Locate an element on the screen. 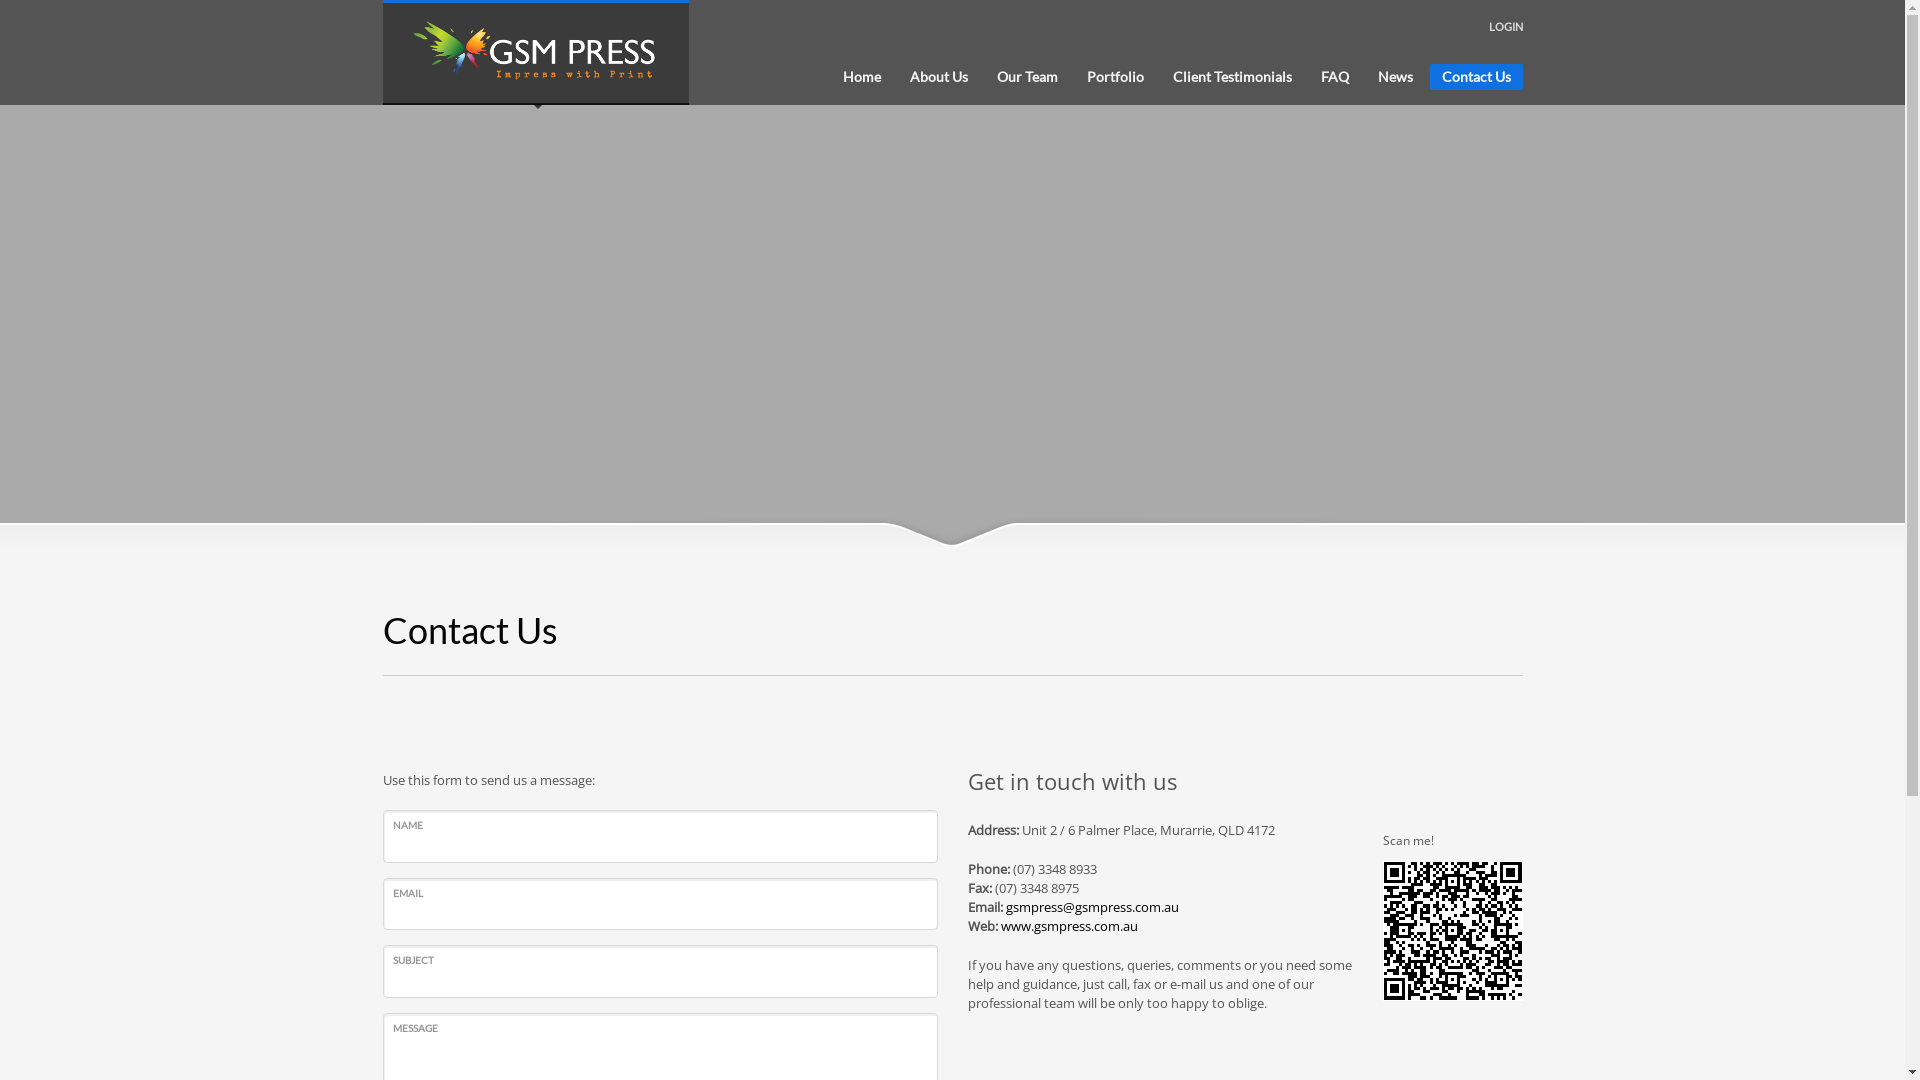 The width and height of the screenshot is (1920, 1080). 'News' is located at coordinates (1365, 76).